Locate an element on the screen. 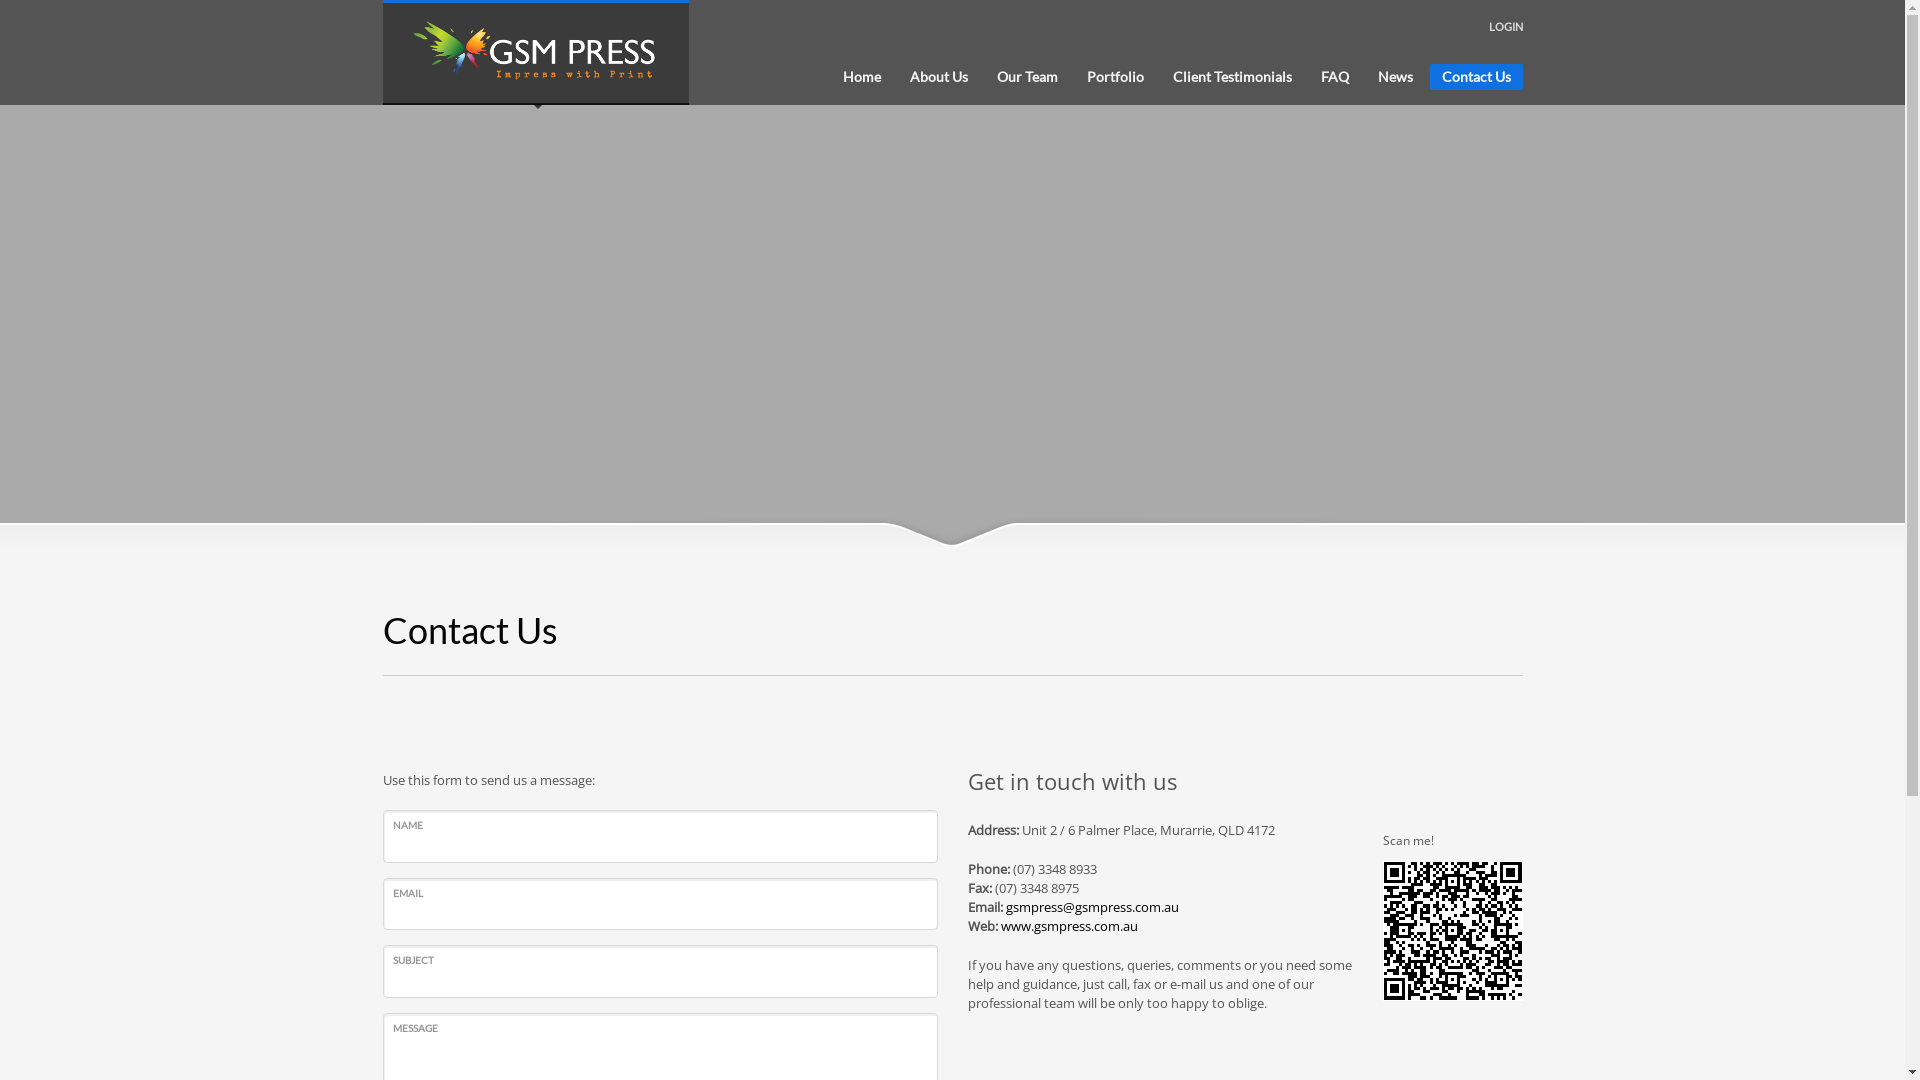 The width and height of the screenshot is (1920, 1080). 'News' is located at coordinates (1365, 76).